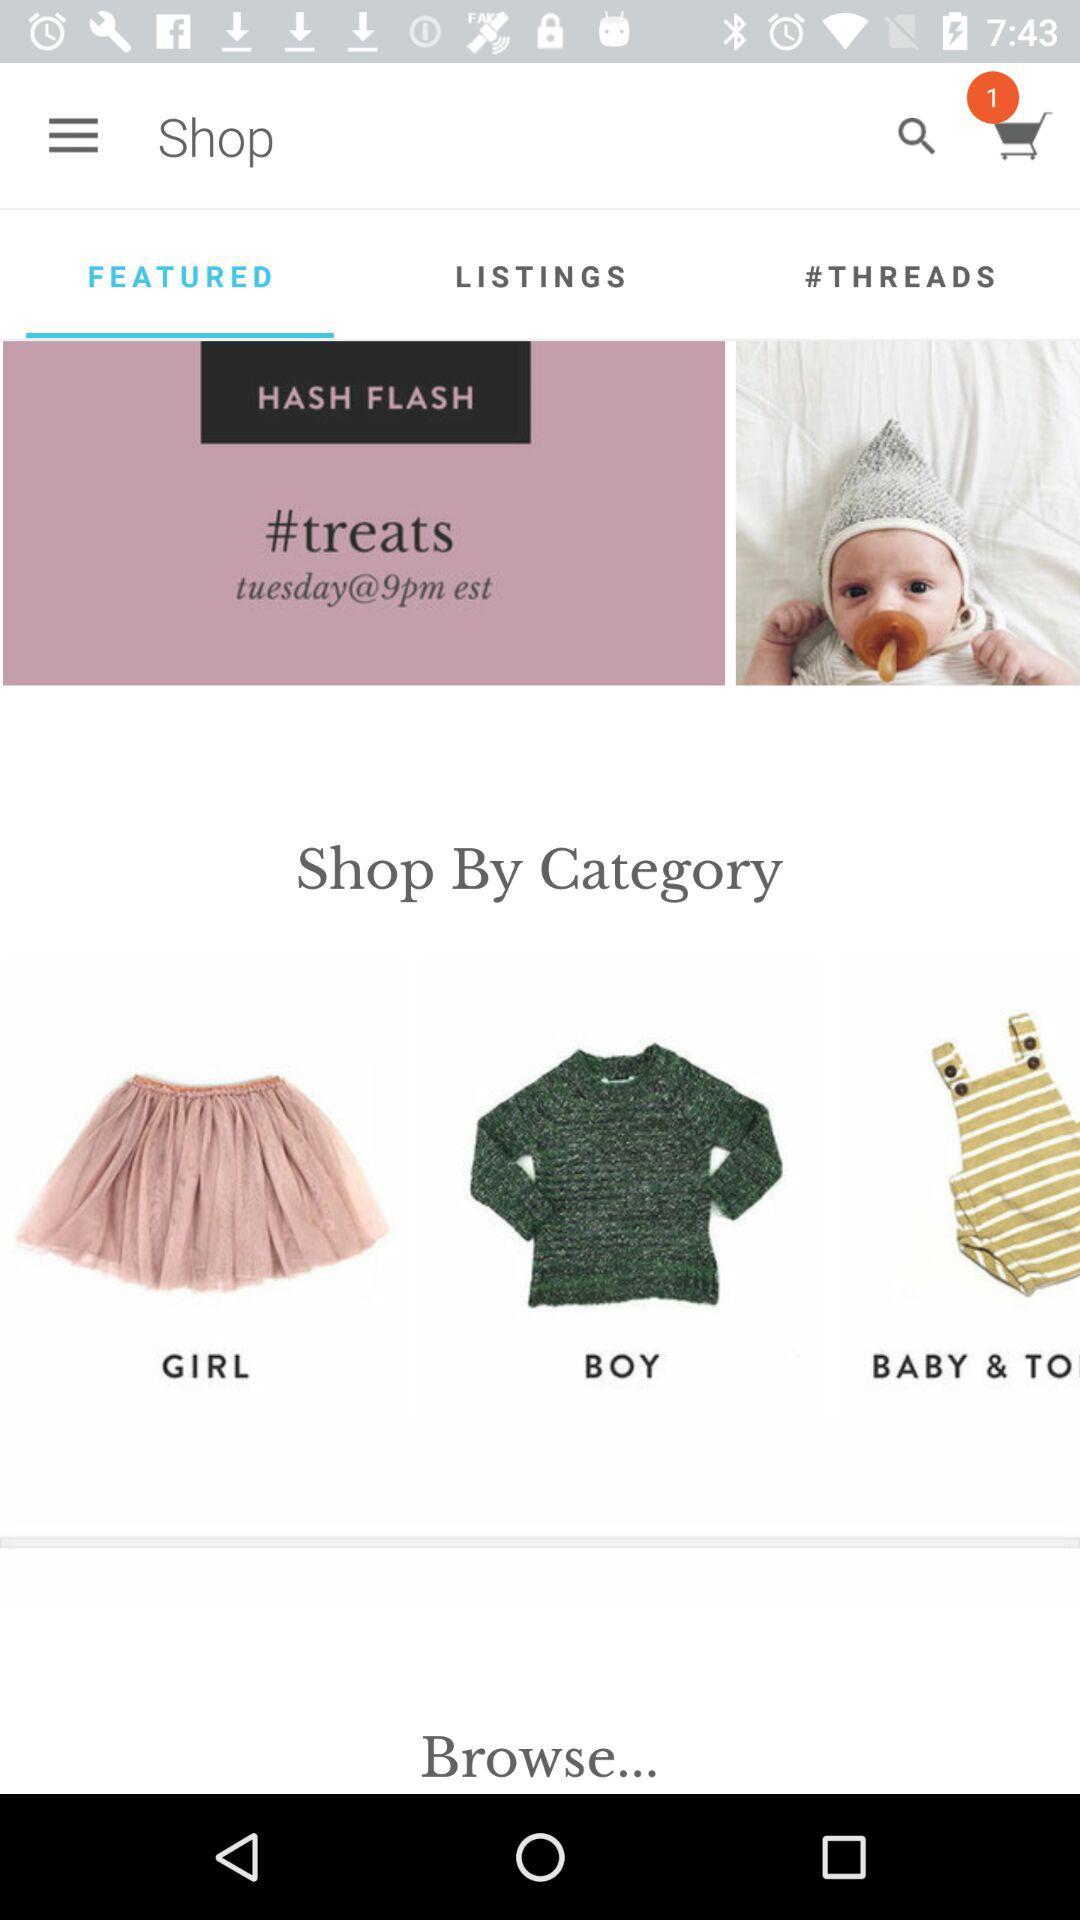 The image size is (1080, 1920). I want to click on the article, so click(907, 513).